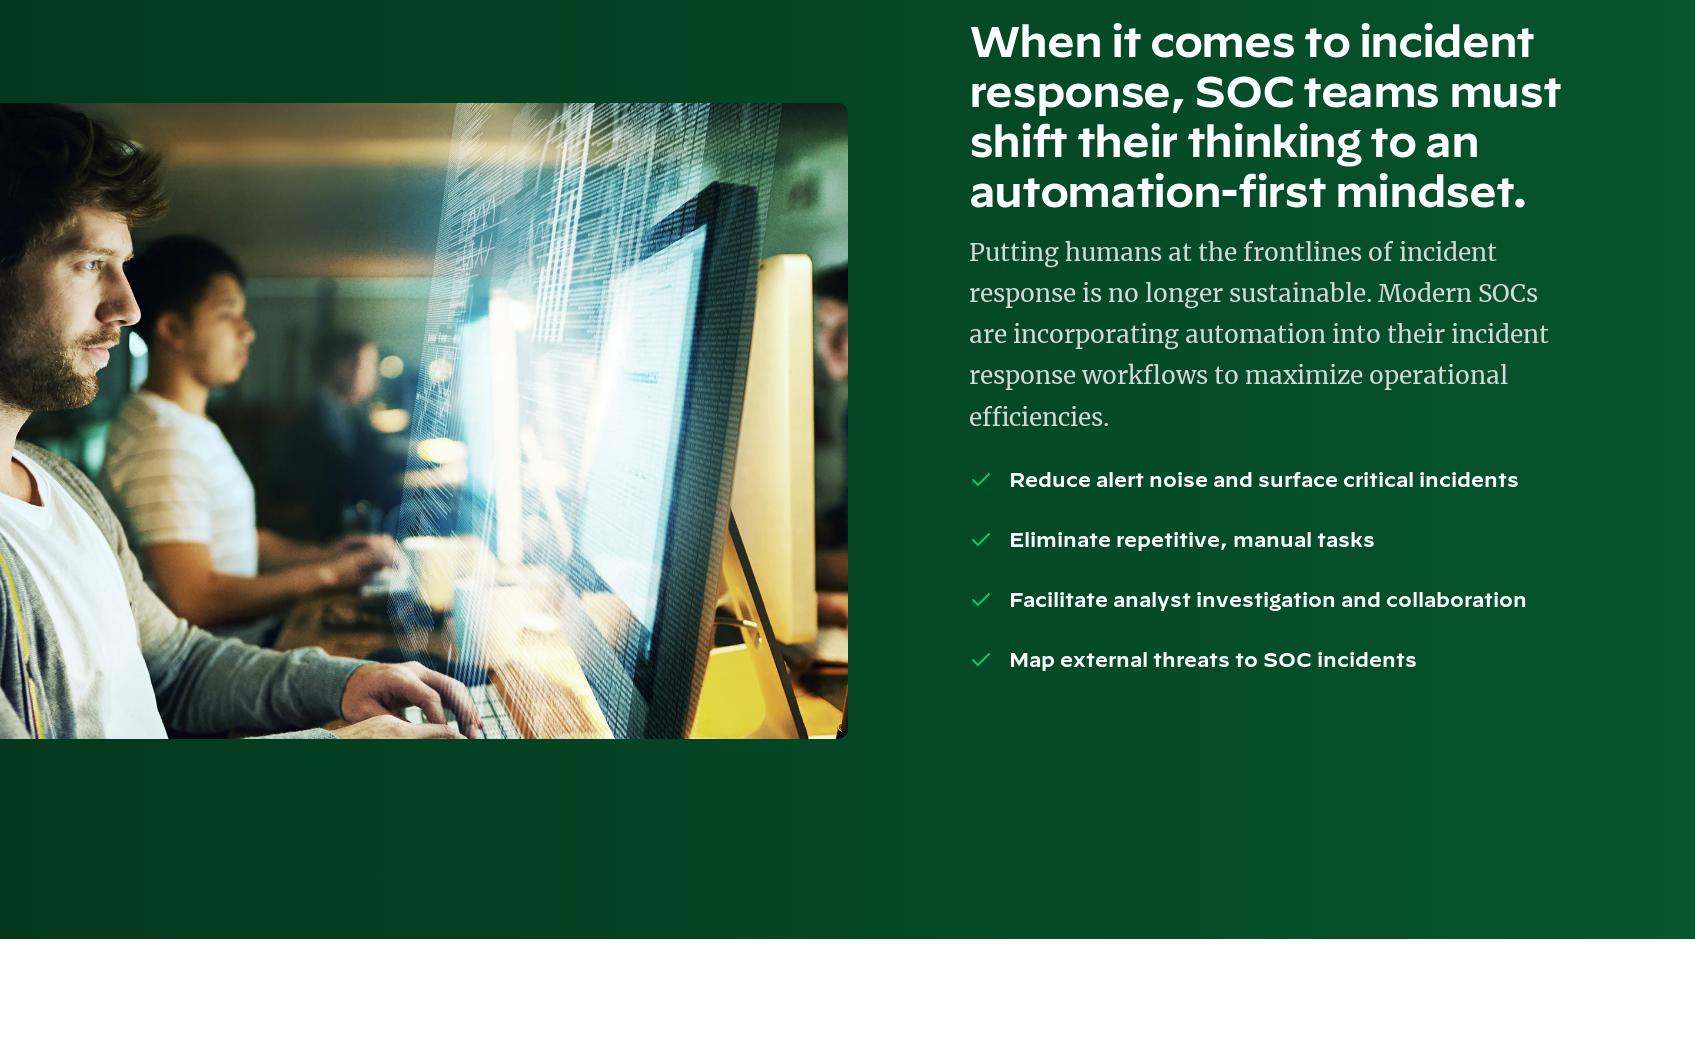  What do you see at coordinates (135, 185) in the screenshot?
I see `'Communities'` at bounding box center [135, 185].